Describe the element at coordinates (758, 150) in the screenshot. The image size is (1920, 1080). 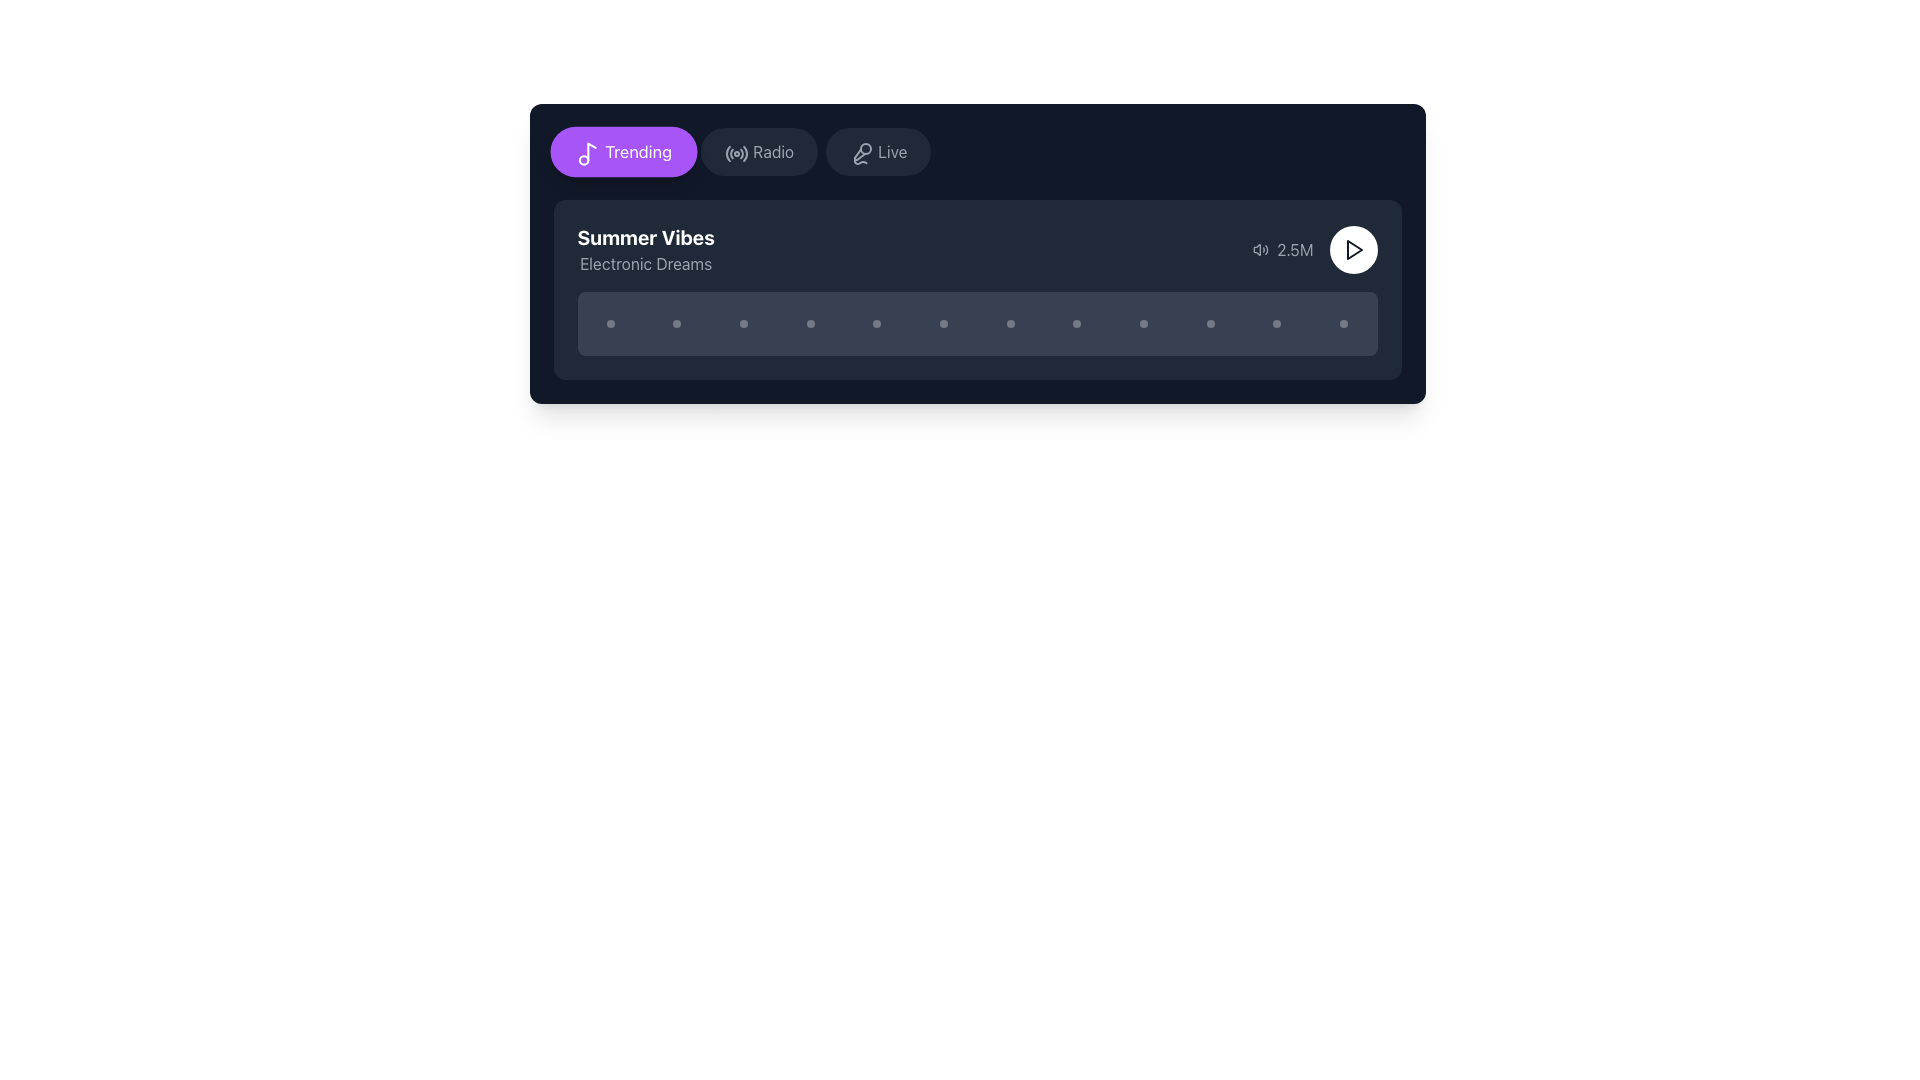
I see `the control button for radio features, which is the second button in a horizontal row between the 'Trending' and 'Live' buttons` at that location.